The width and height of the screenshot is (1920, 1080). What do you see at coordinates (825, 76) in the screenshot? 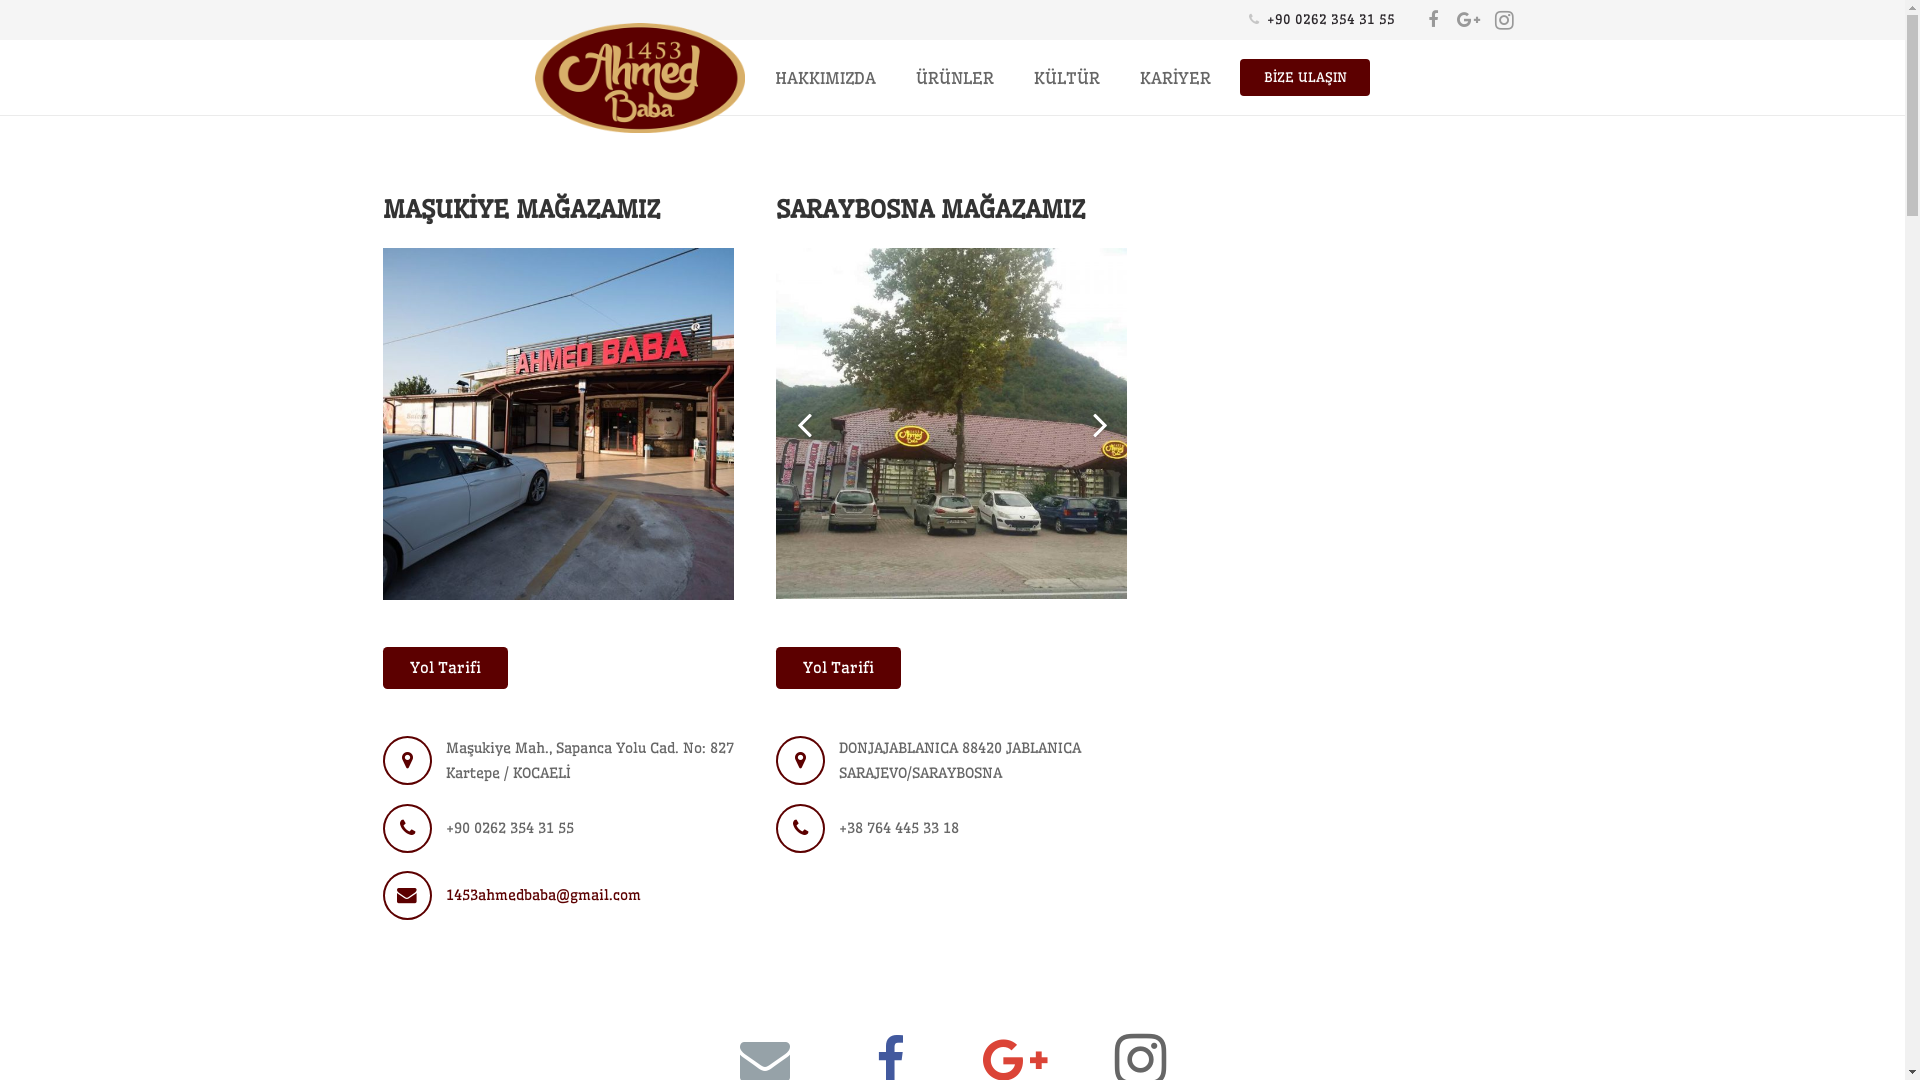
I see `'HAKKIMIZDA'` at bounding box center [825, 76].